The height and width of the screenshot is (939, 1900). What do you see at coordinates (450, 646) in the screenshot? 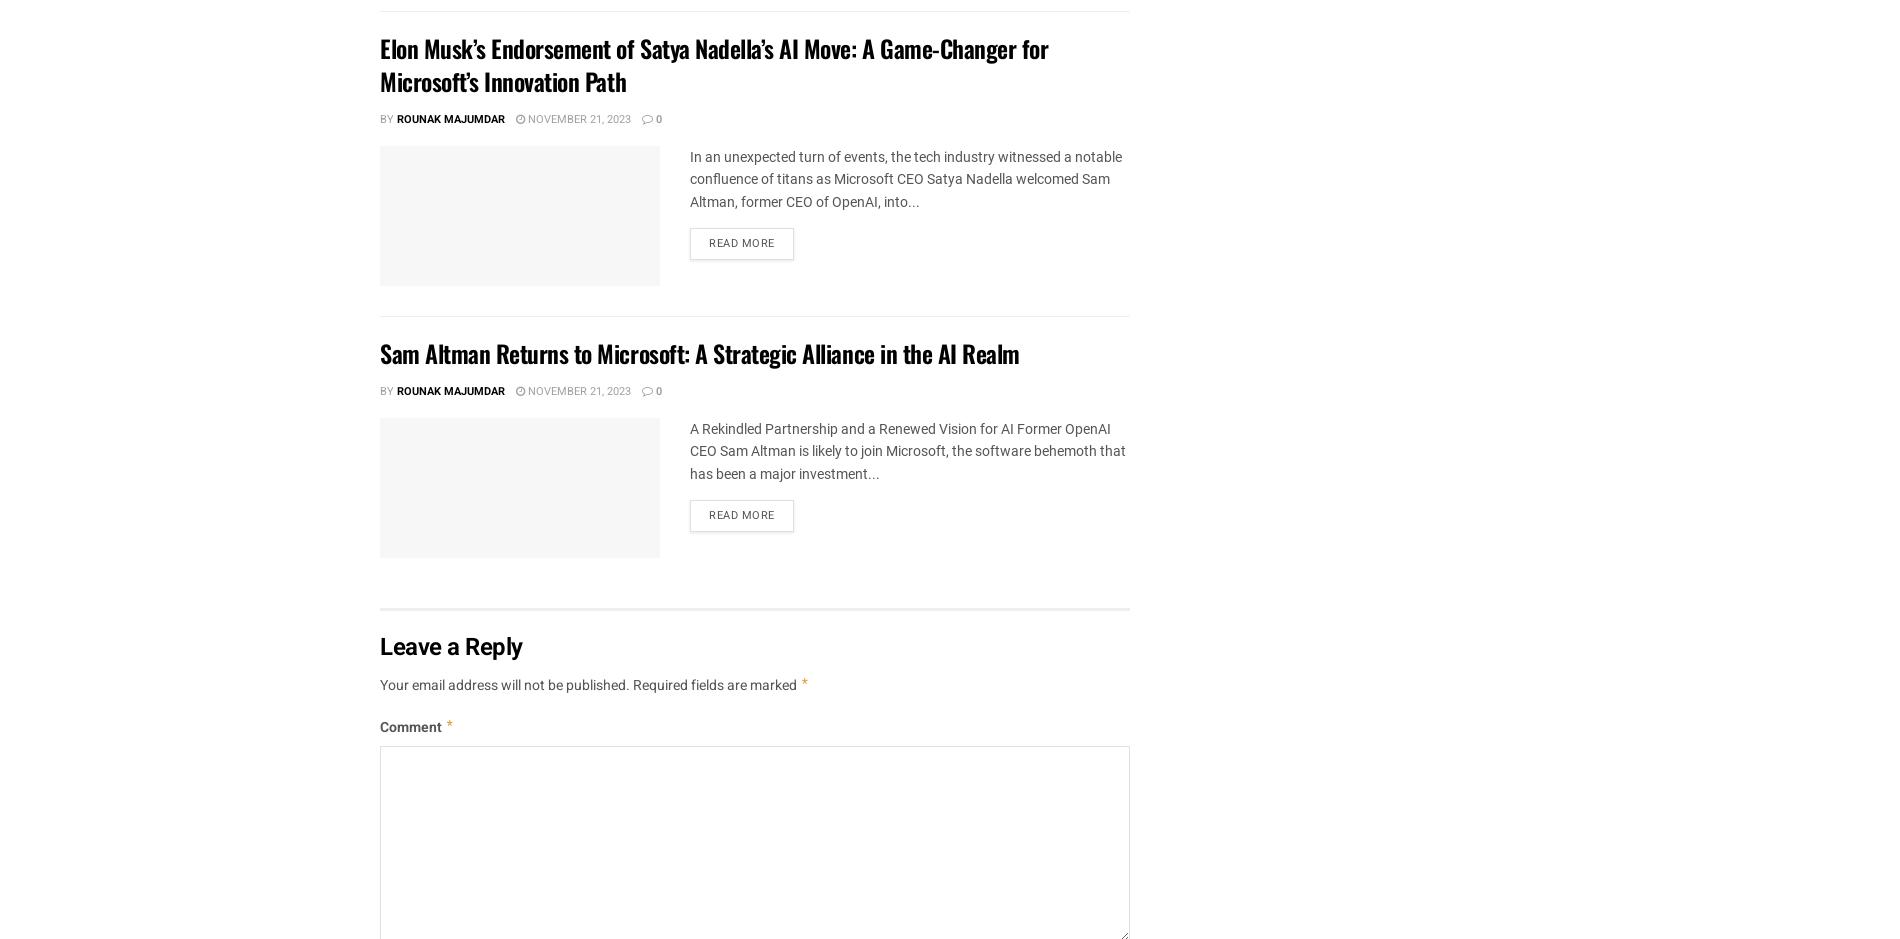
I see `'Leave a Reply'` at bounding box center [450, 646].